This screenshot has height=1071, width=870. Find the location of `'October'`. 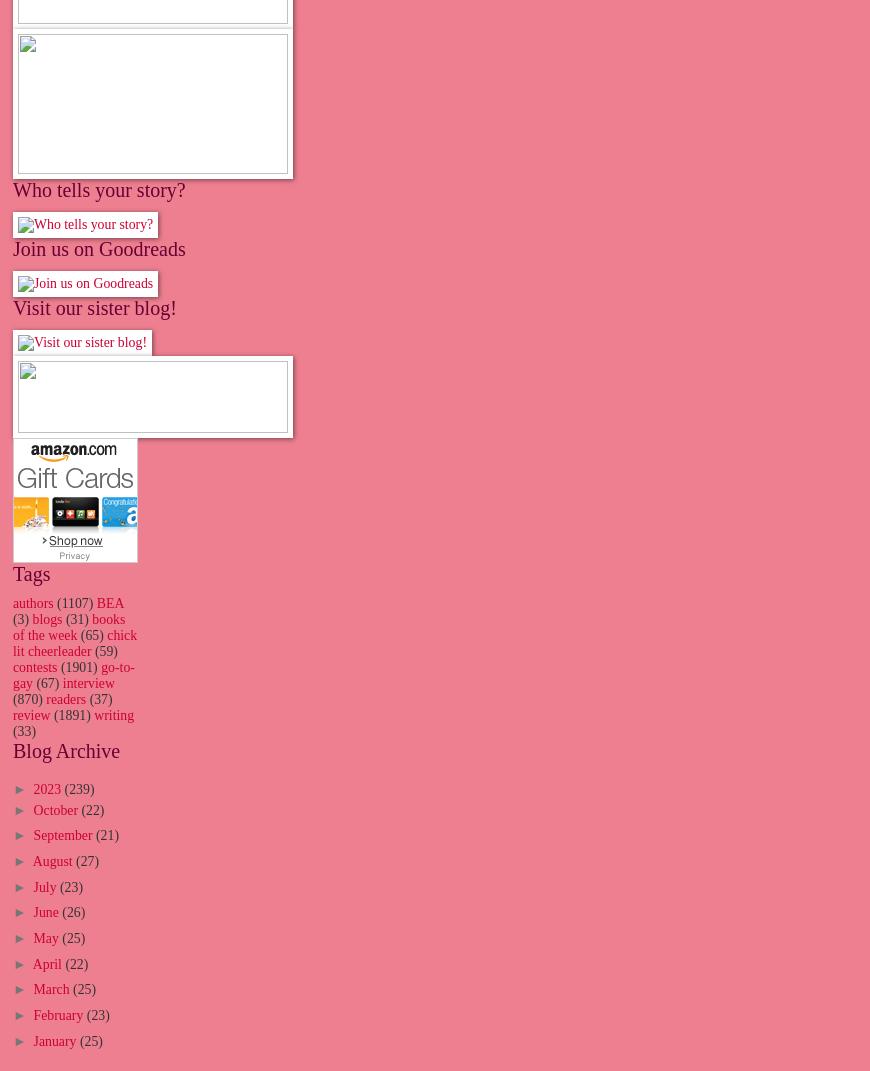

'October' is located at coordinates (55, 808).